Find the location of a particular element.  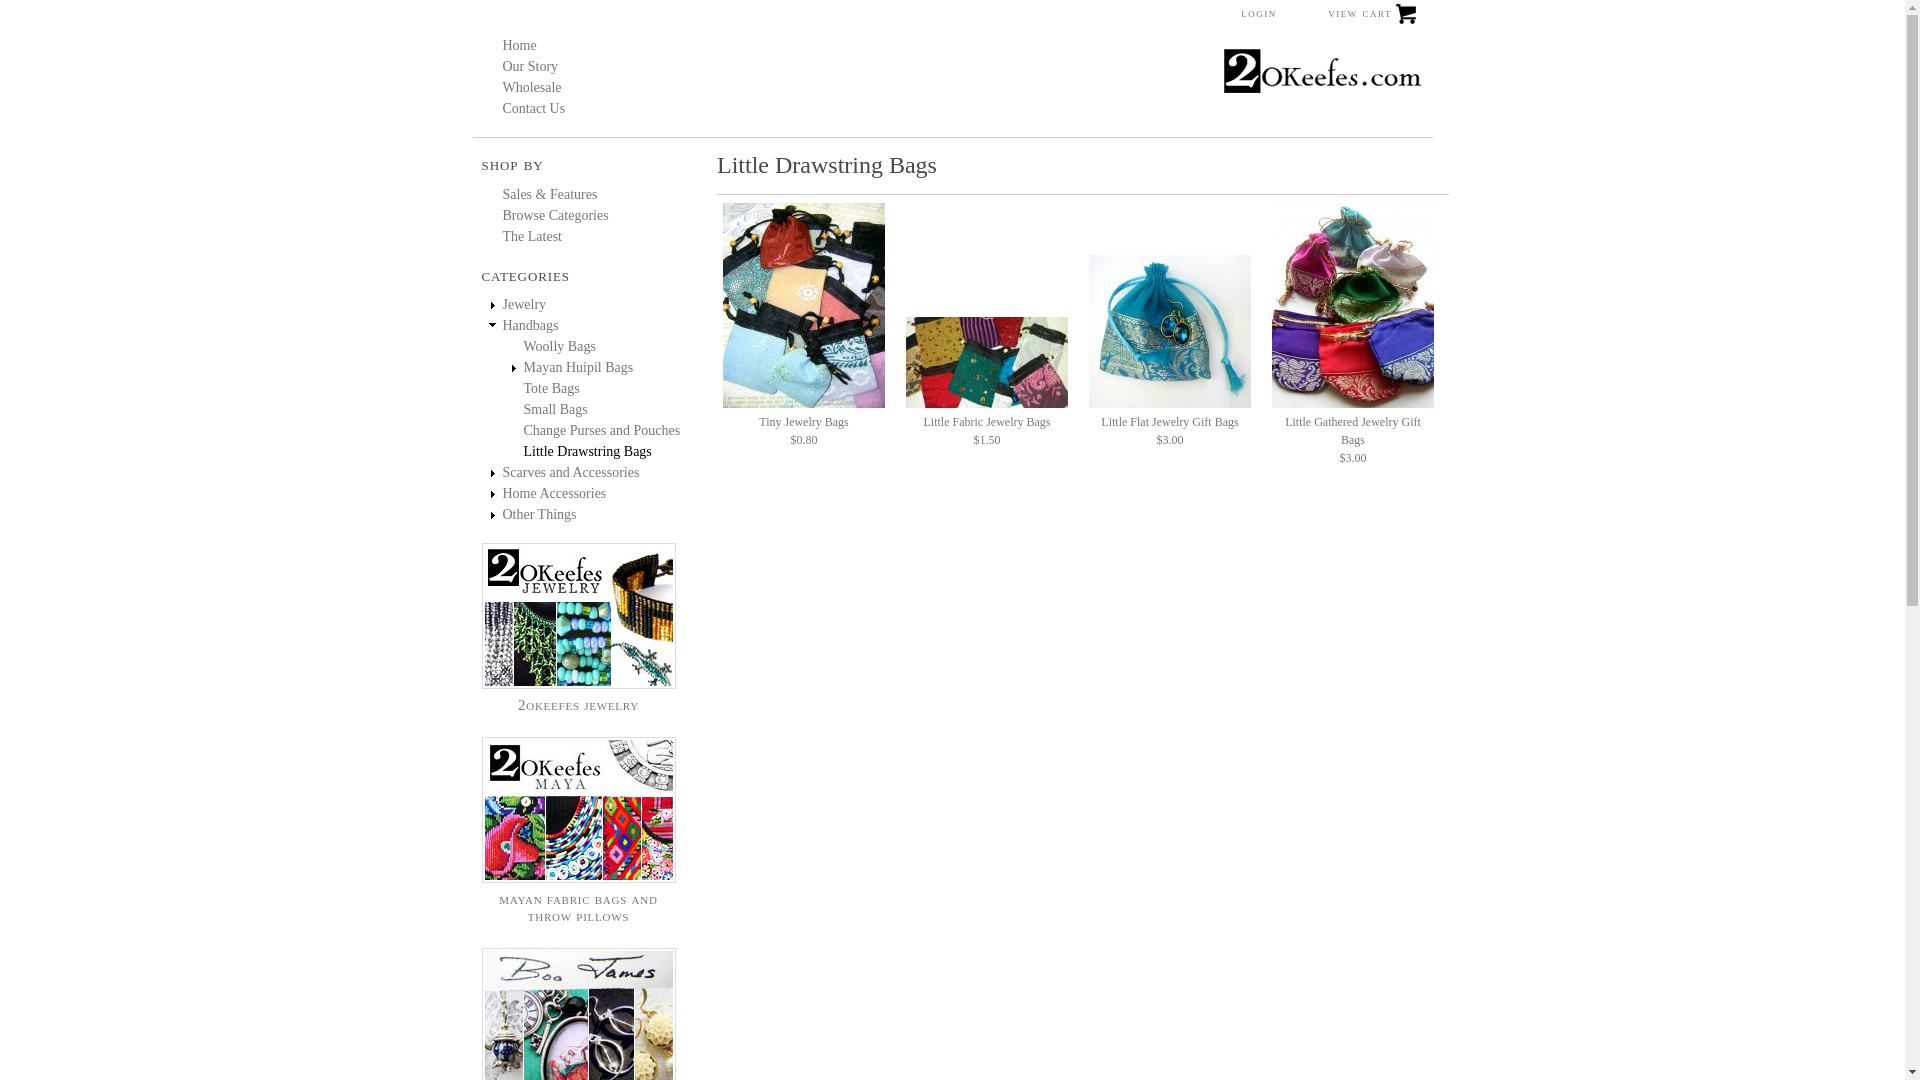

'view cart' is located at coordinates (1325, 19).